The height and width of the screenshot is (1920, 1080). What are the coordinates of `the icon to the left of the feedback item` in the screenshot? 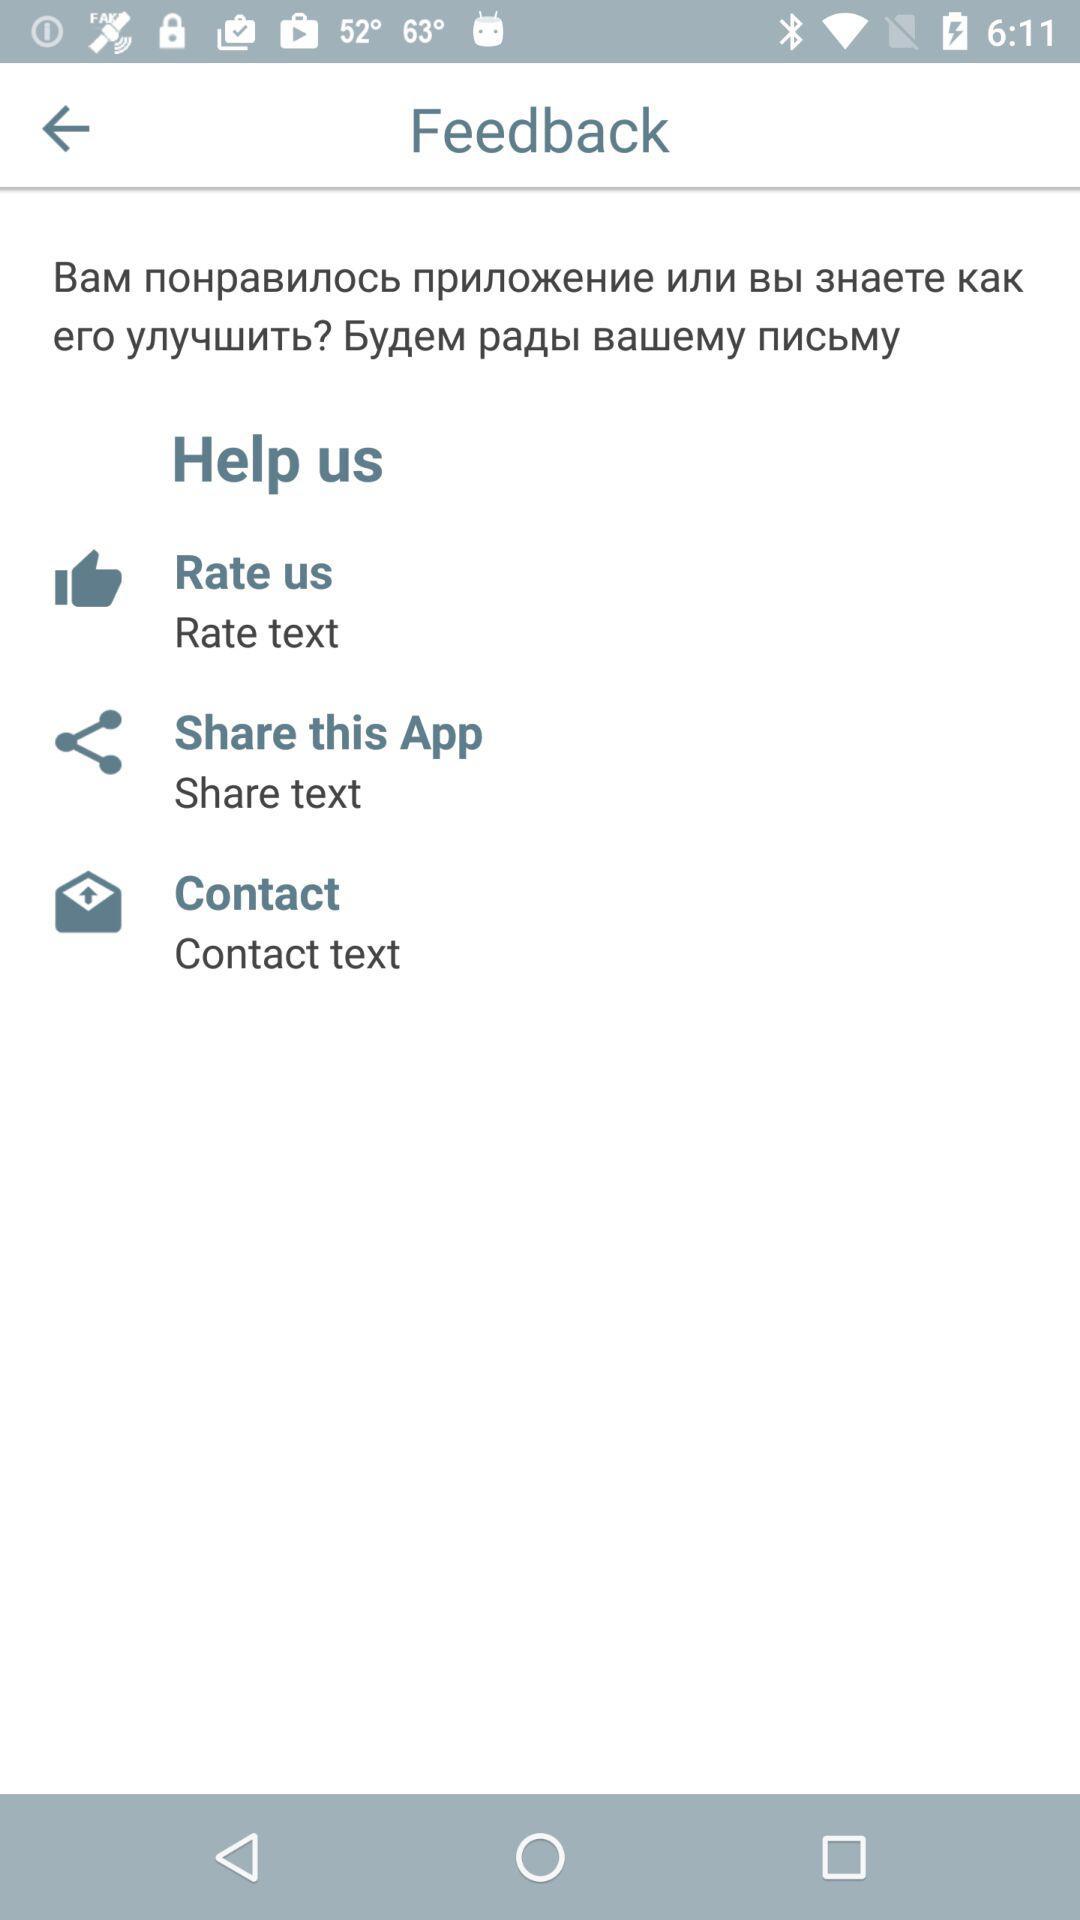 It's located at (64, 127).